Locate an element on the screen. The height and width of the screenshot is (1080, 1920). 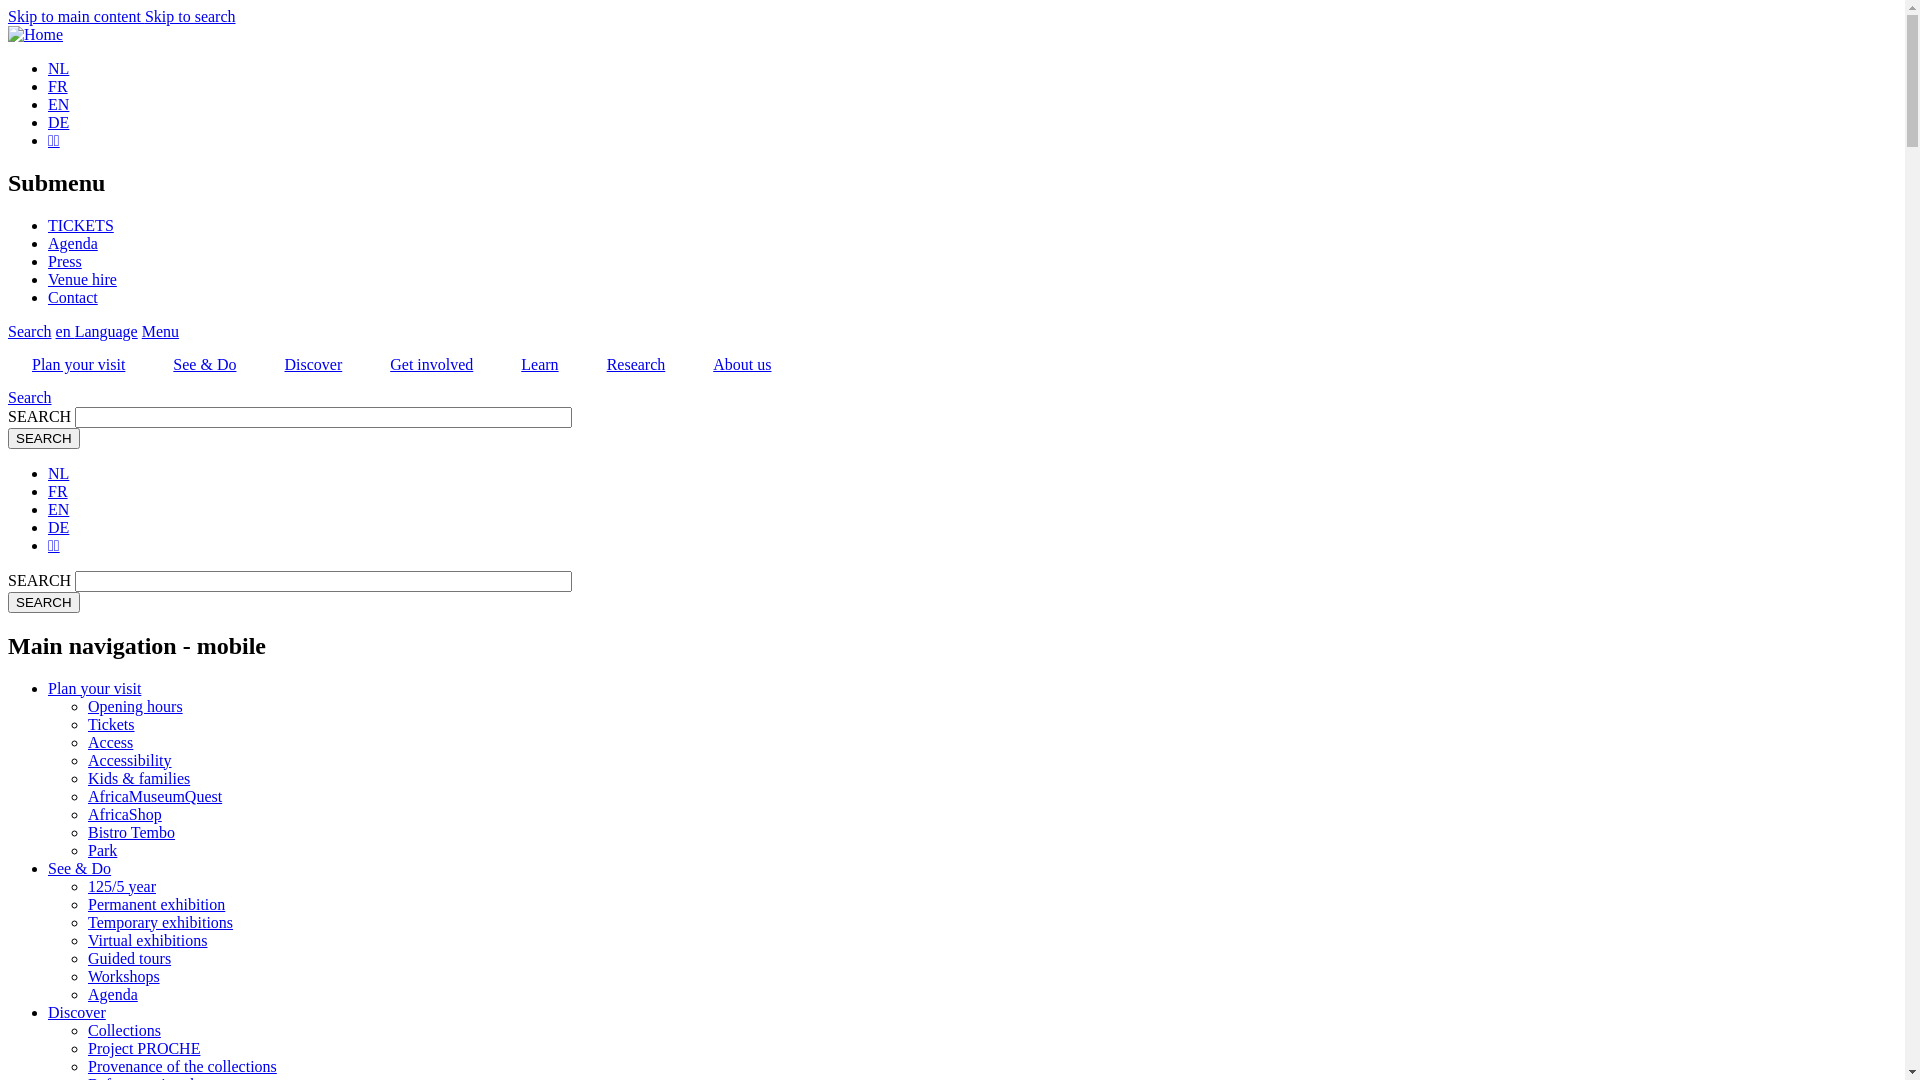
'SEARCH' is located at coordinates (43, 601).